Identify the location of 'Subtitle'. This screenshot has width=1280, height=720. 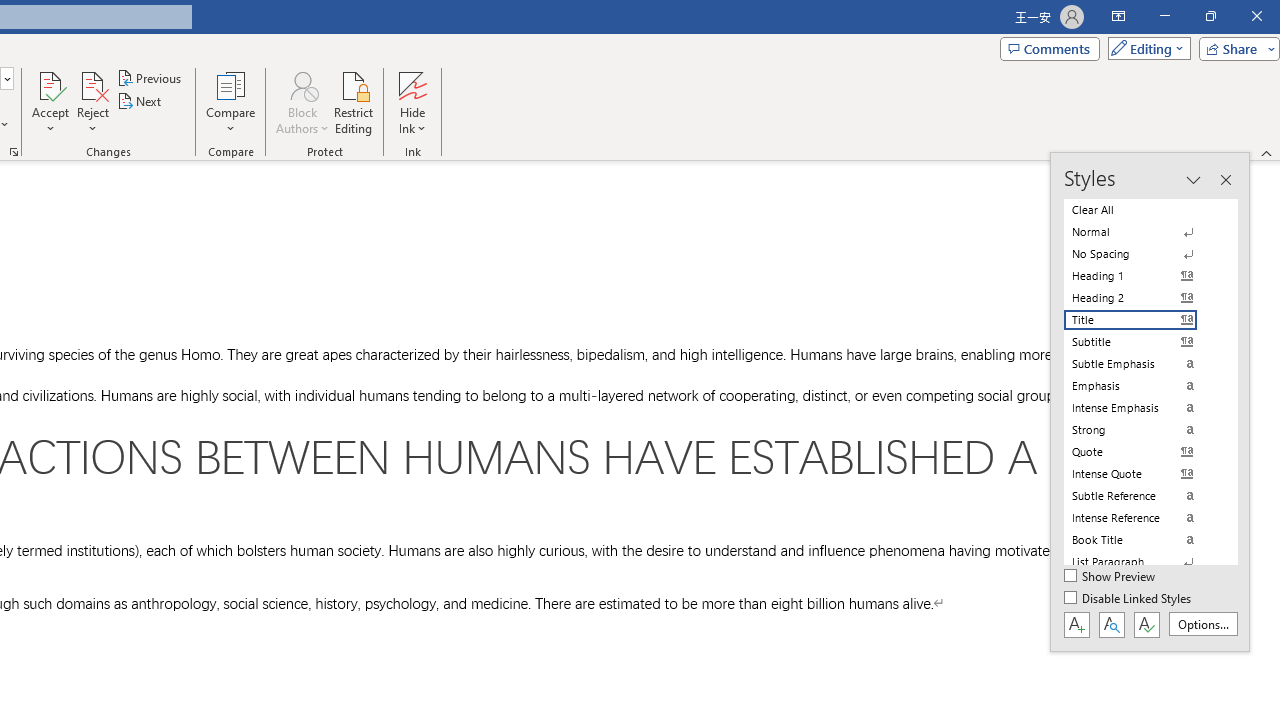
(1142, 341).